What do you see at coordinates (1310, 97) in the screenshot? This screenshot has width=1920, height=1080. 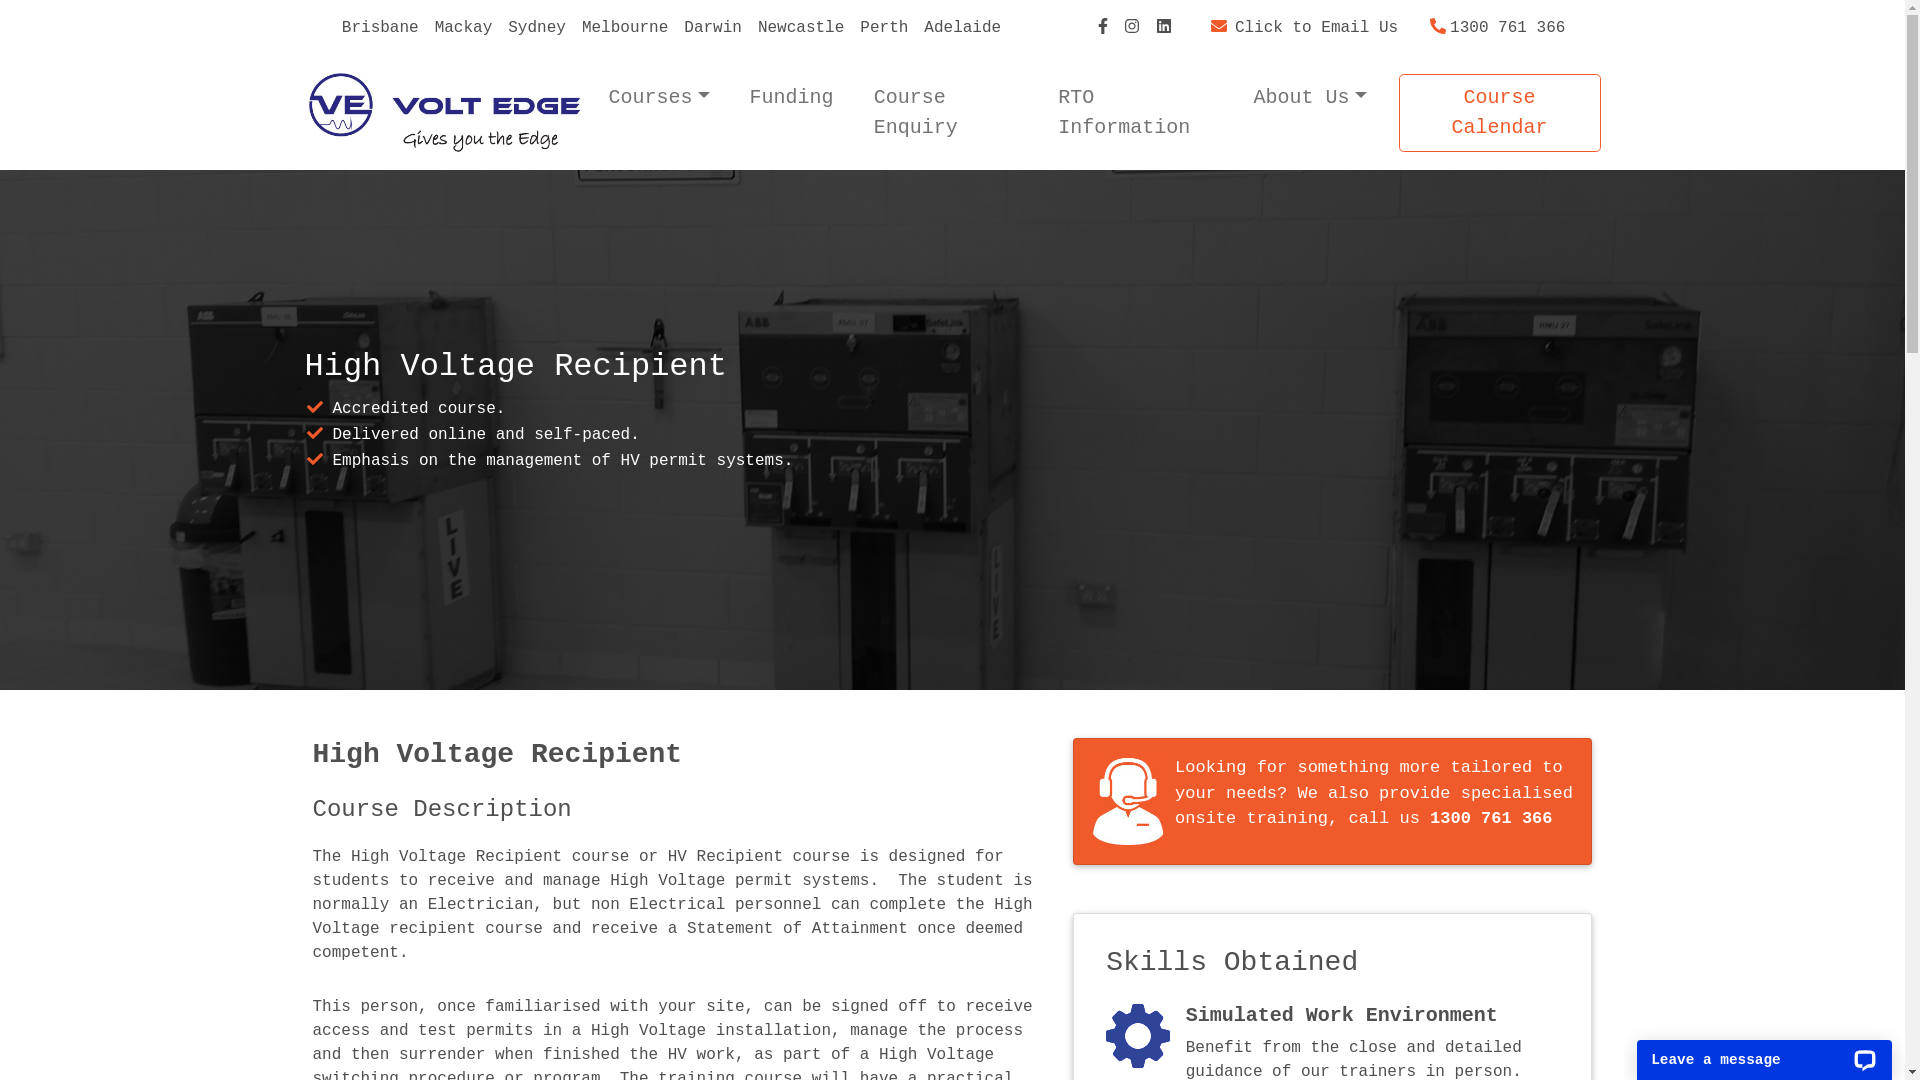 I see `'About Us'` at bounding box center [1310, 97].